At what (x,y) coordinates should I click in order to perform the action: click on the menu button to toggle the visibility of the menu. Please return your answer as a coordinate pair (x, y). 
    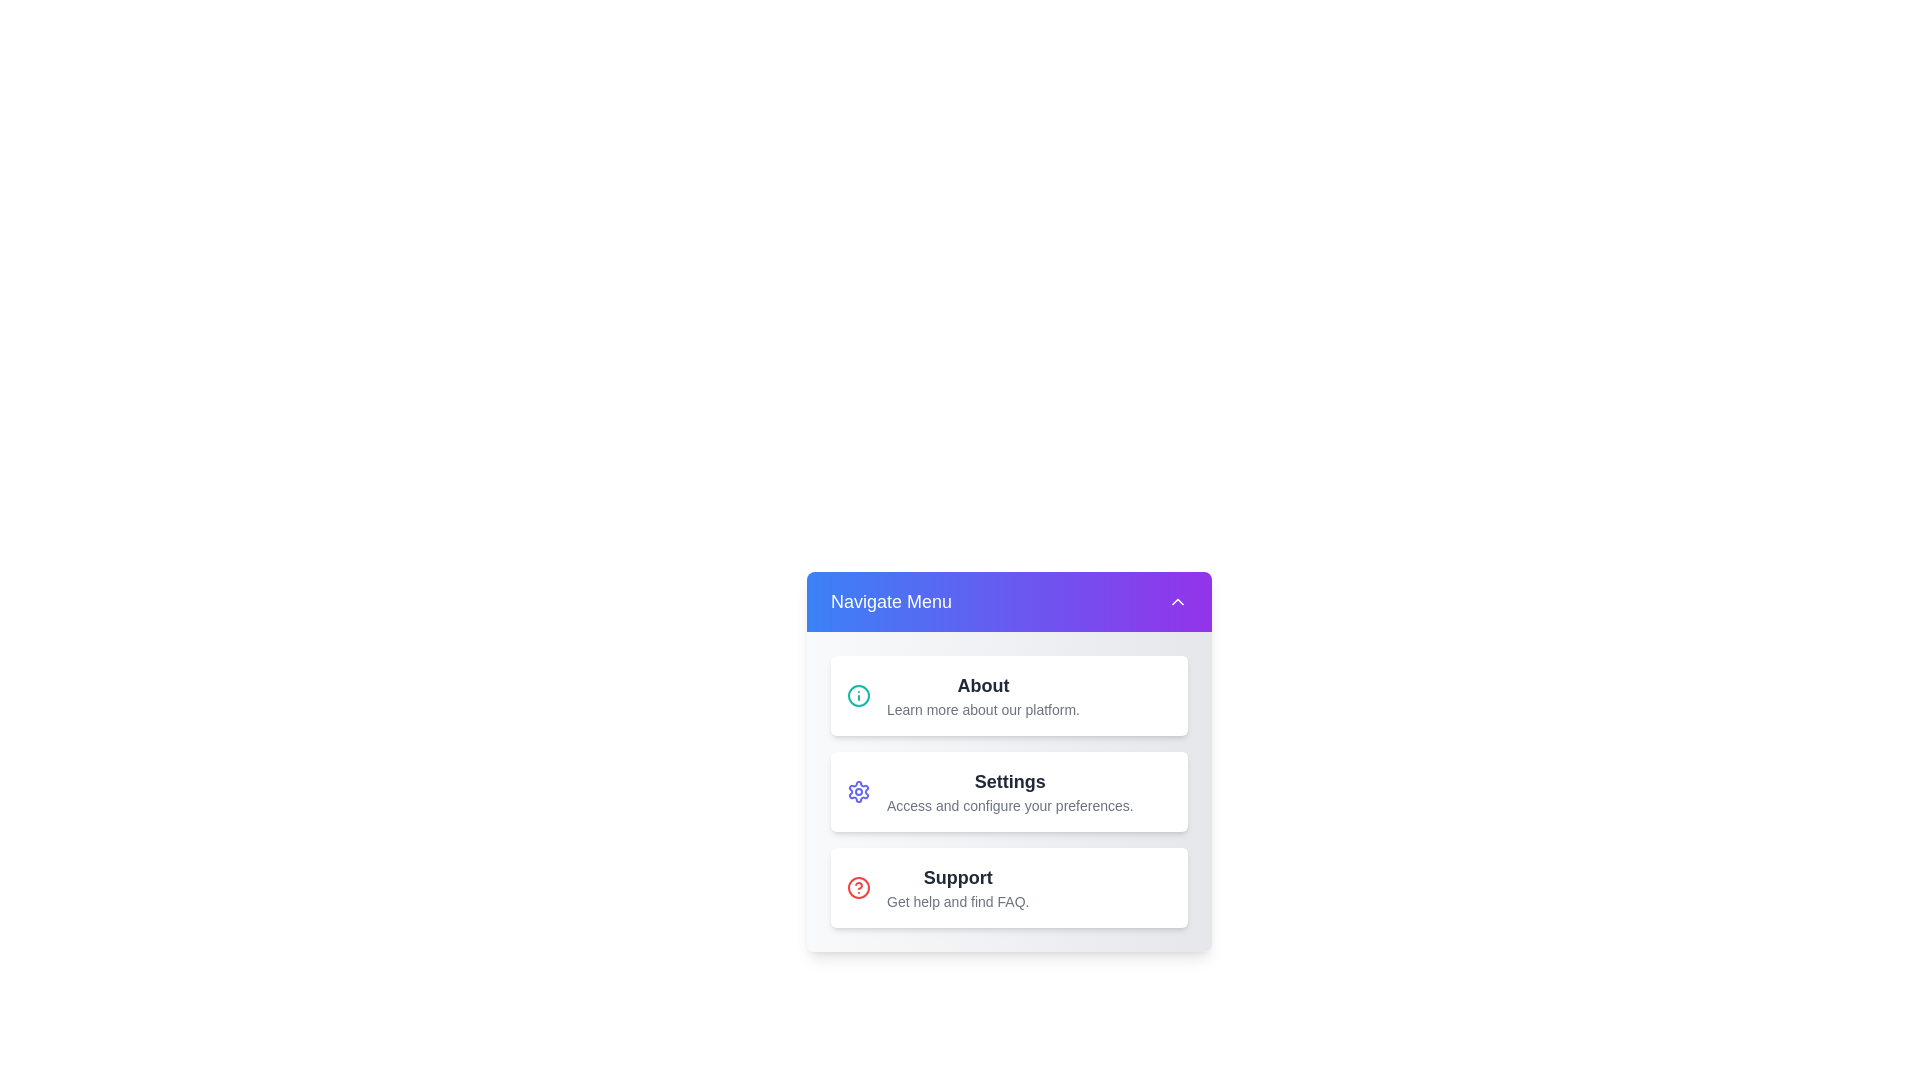
    Looking at the image, I should click on (1009, 600).